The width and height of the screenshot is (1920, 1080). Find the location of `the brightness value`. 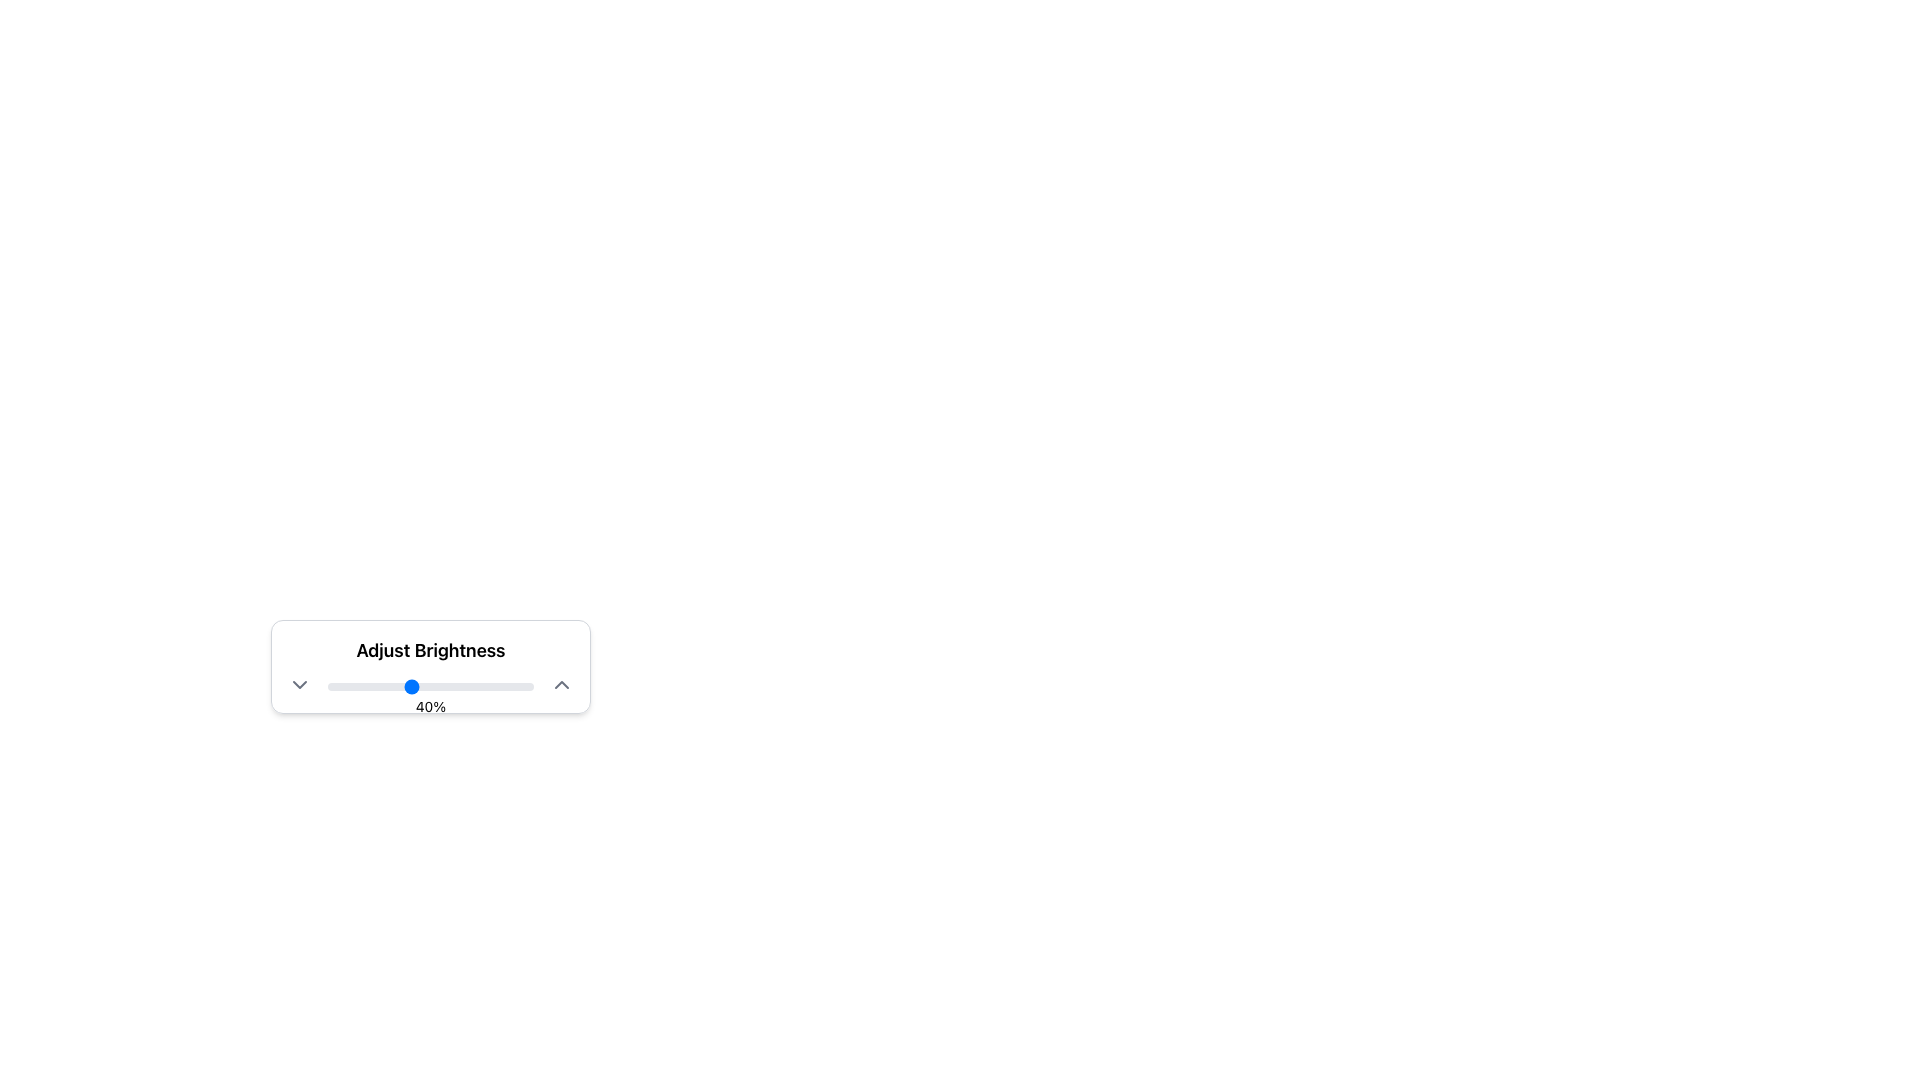

the brightness value is located at coordinates (442, 685).